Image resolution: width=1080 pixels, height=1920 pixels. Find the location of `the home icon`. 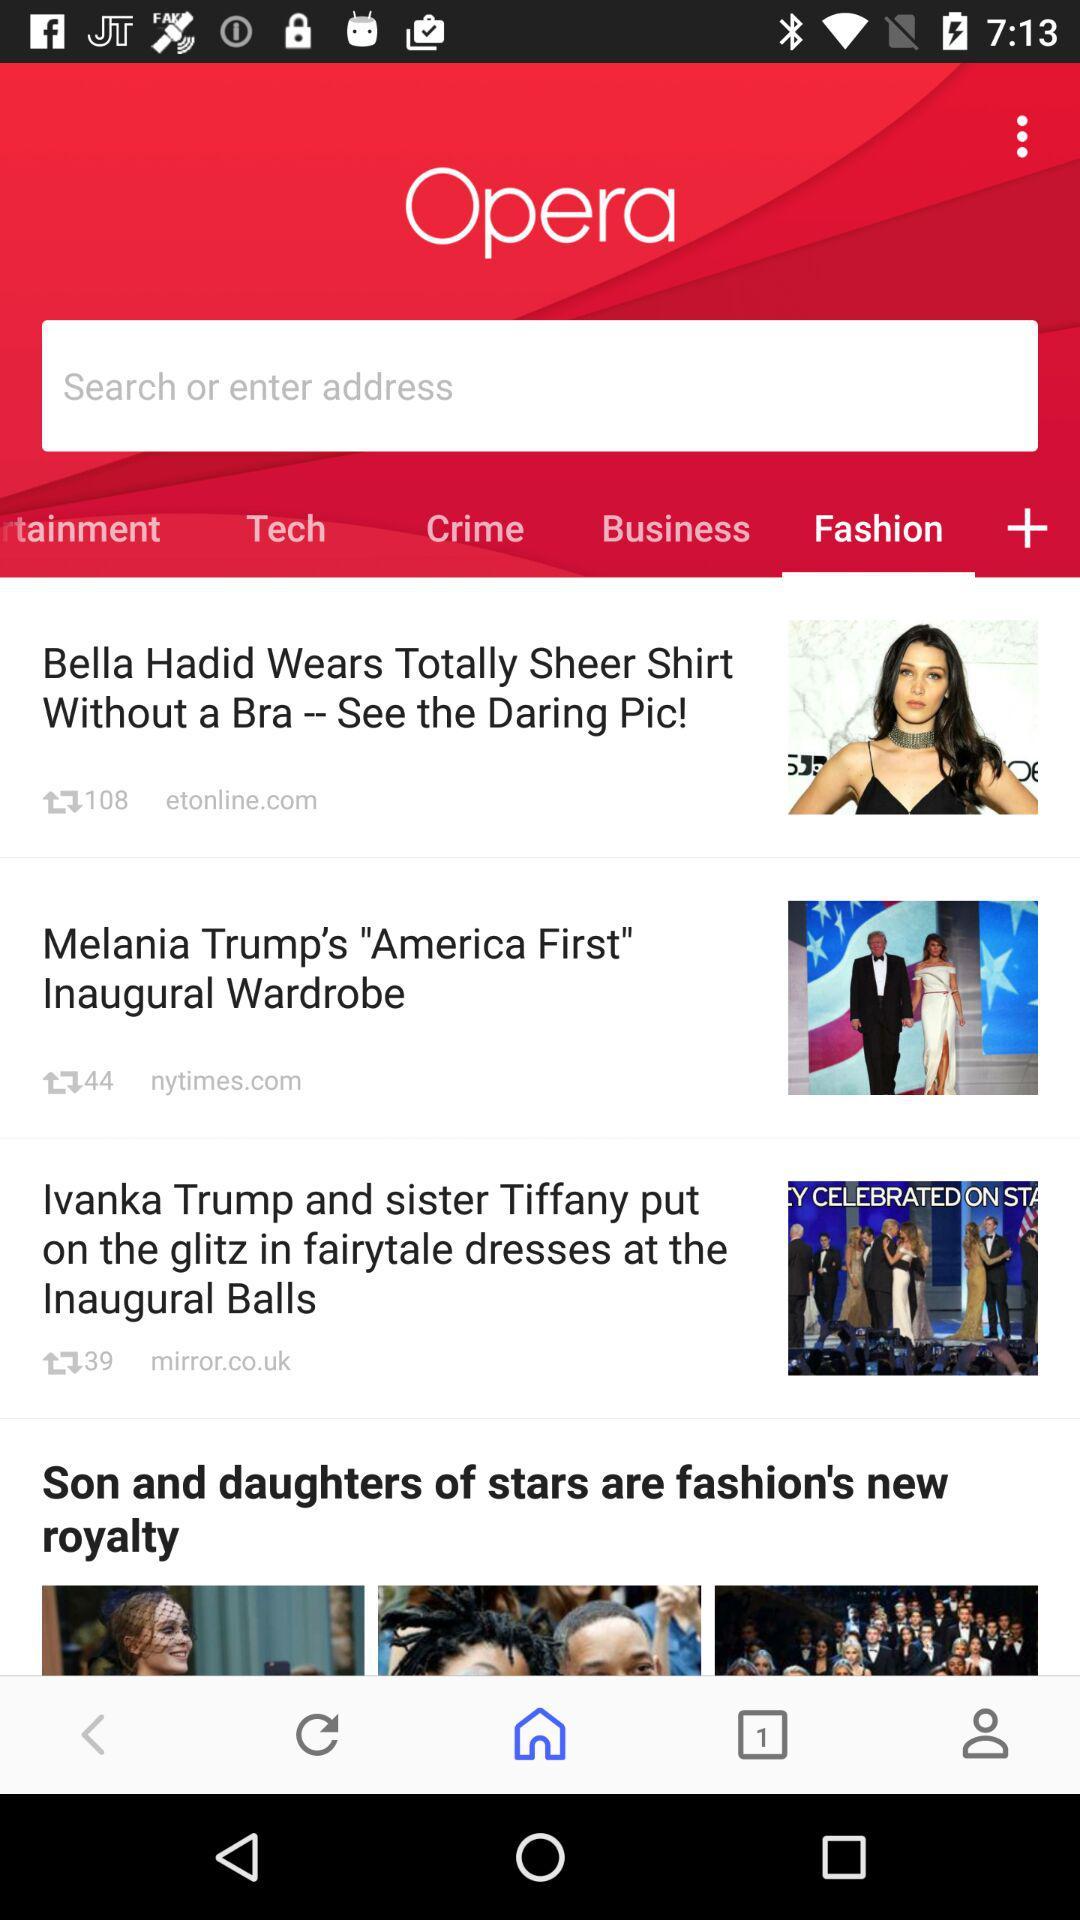

the home icon is located at coordinates (540, 1733).